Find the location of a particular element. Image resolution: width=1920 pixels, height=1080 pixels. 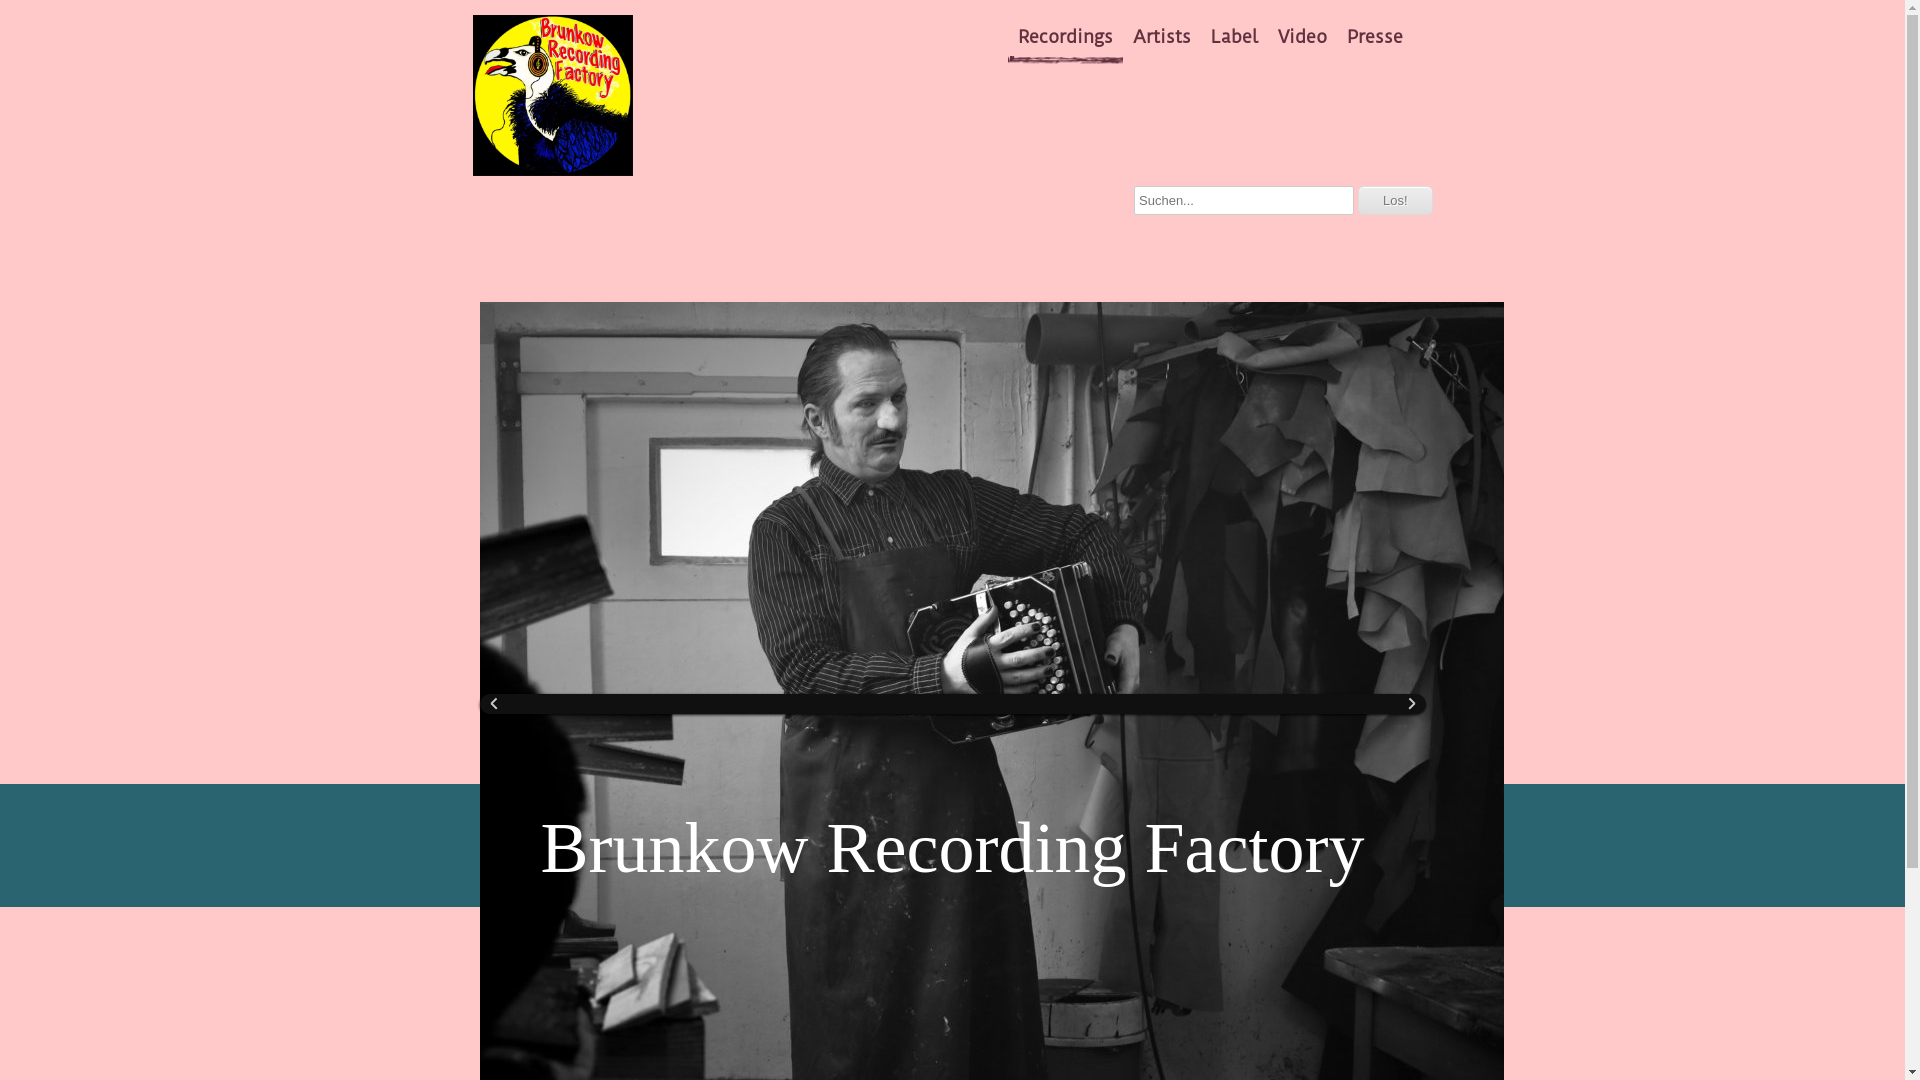

'Video' is located at coordinates (1302, 37).